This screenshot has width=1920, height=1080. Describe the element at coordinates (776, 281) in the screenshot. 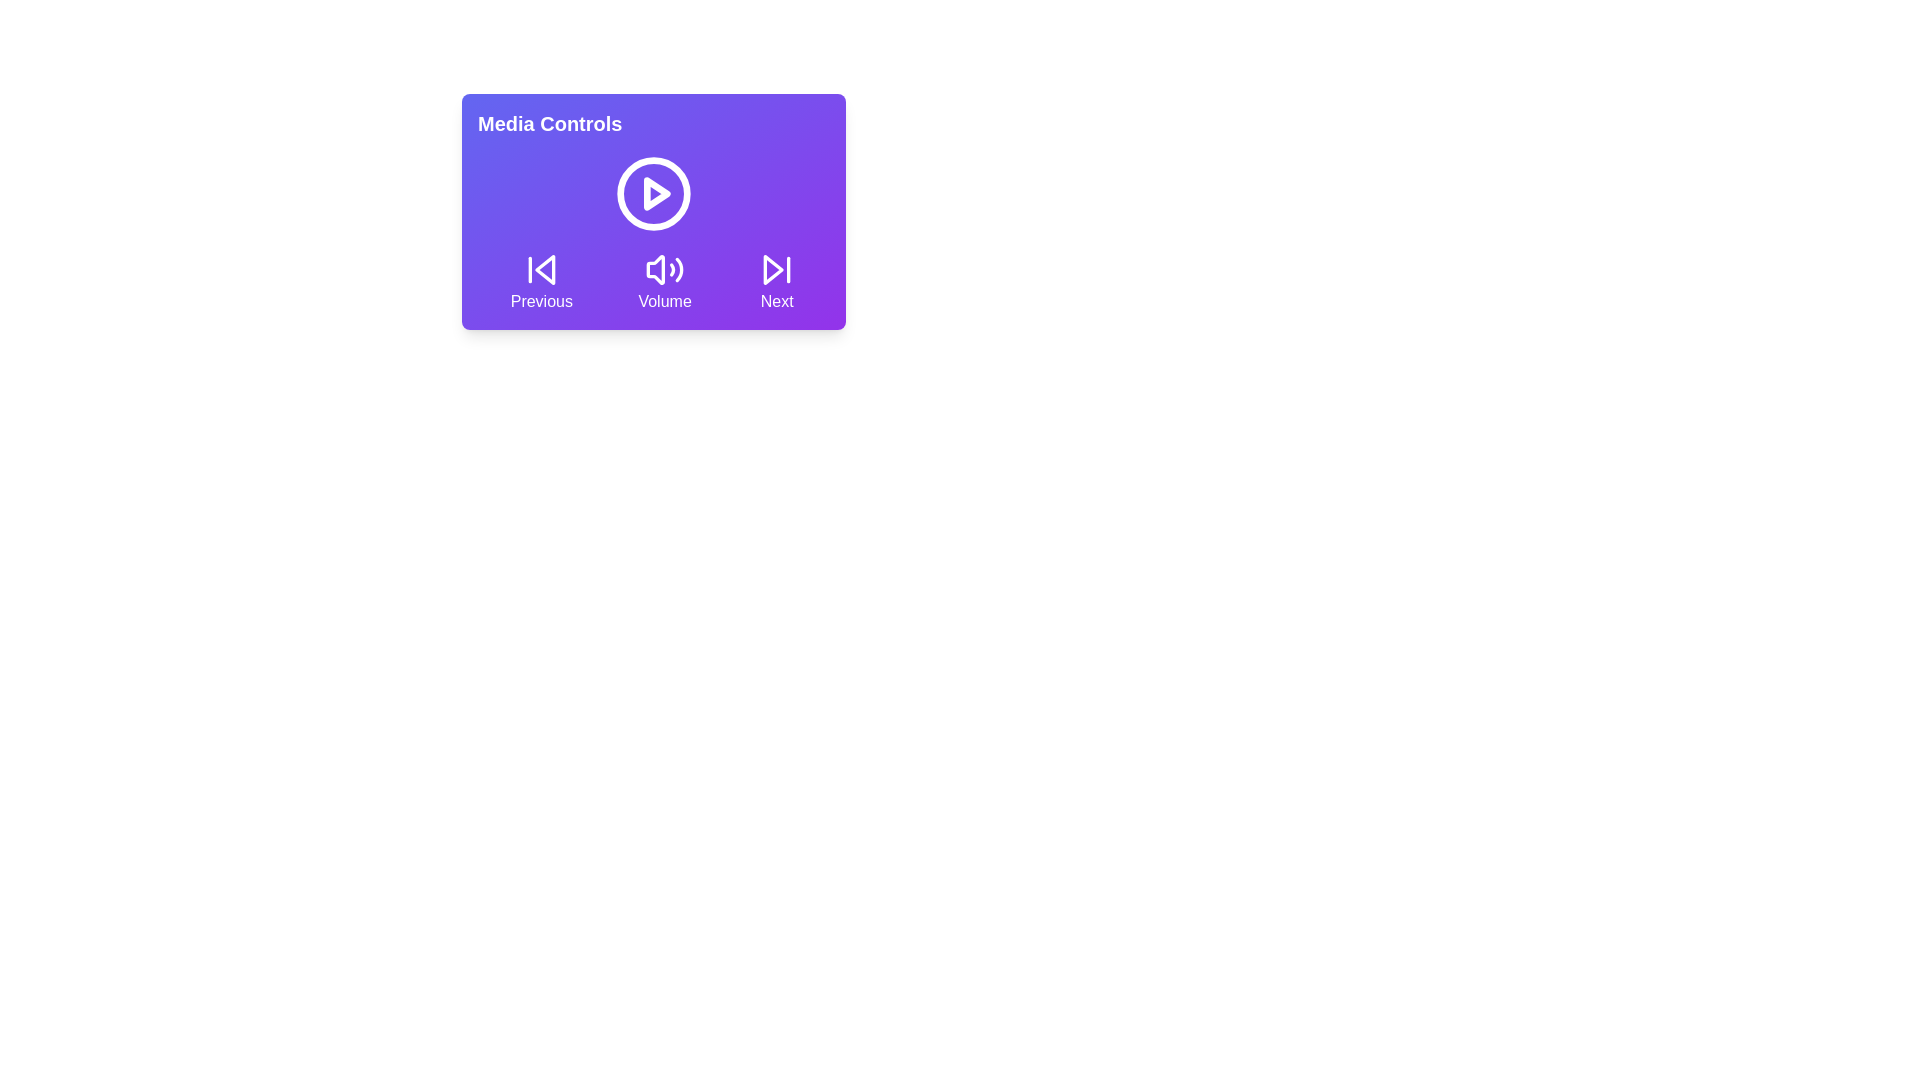

I see `the Next button to view its hover effect` at that location.